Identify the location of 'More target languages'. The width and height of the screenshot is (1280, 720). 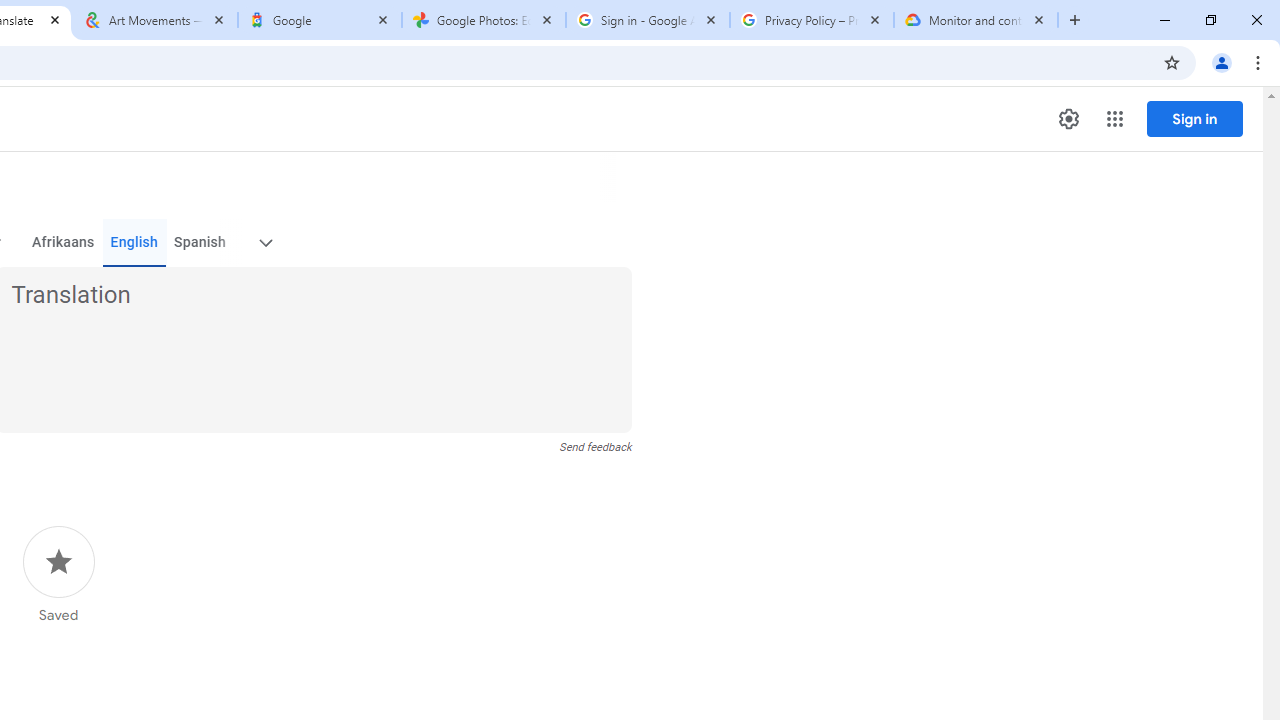
(263, 242).